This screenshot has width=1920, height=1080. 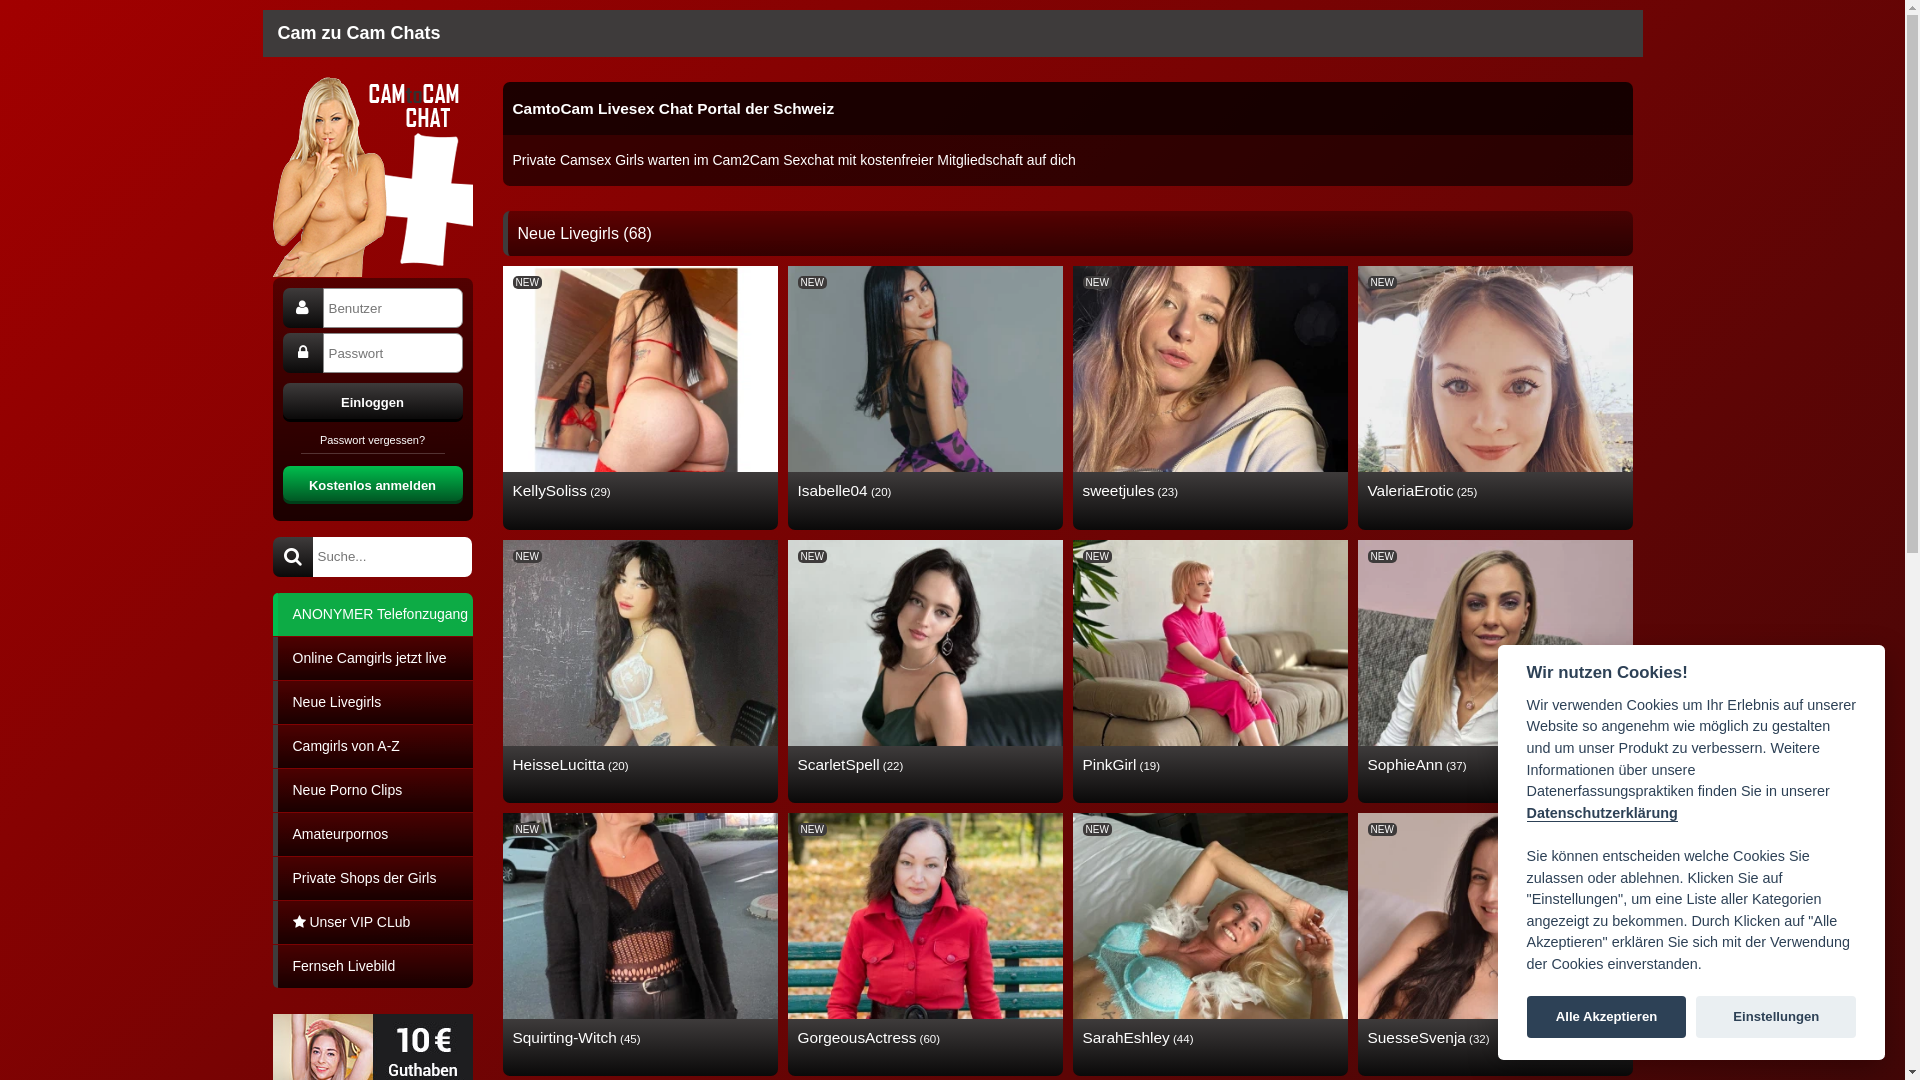 What do you see at coordinates (371, 657) in the screenshot?
I see `'Online Camgirls jetzt live'` at bounding box center [371, 657].